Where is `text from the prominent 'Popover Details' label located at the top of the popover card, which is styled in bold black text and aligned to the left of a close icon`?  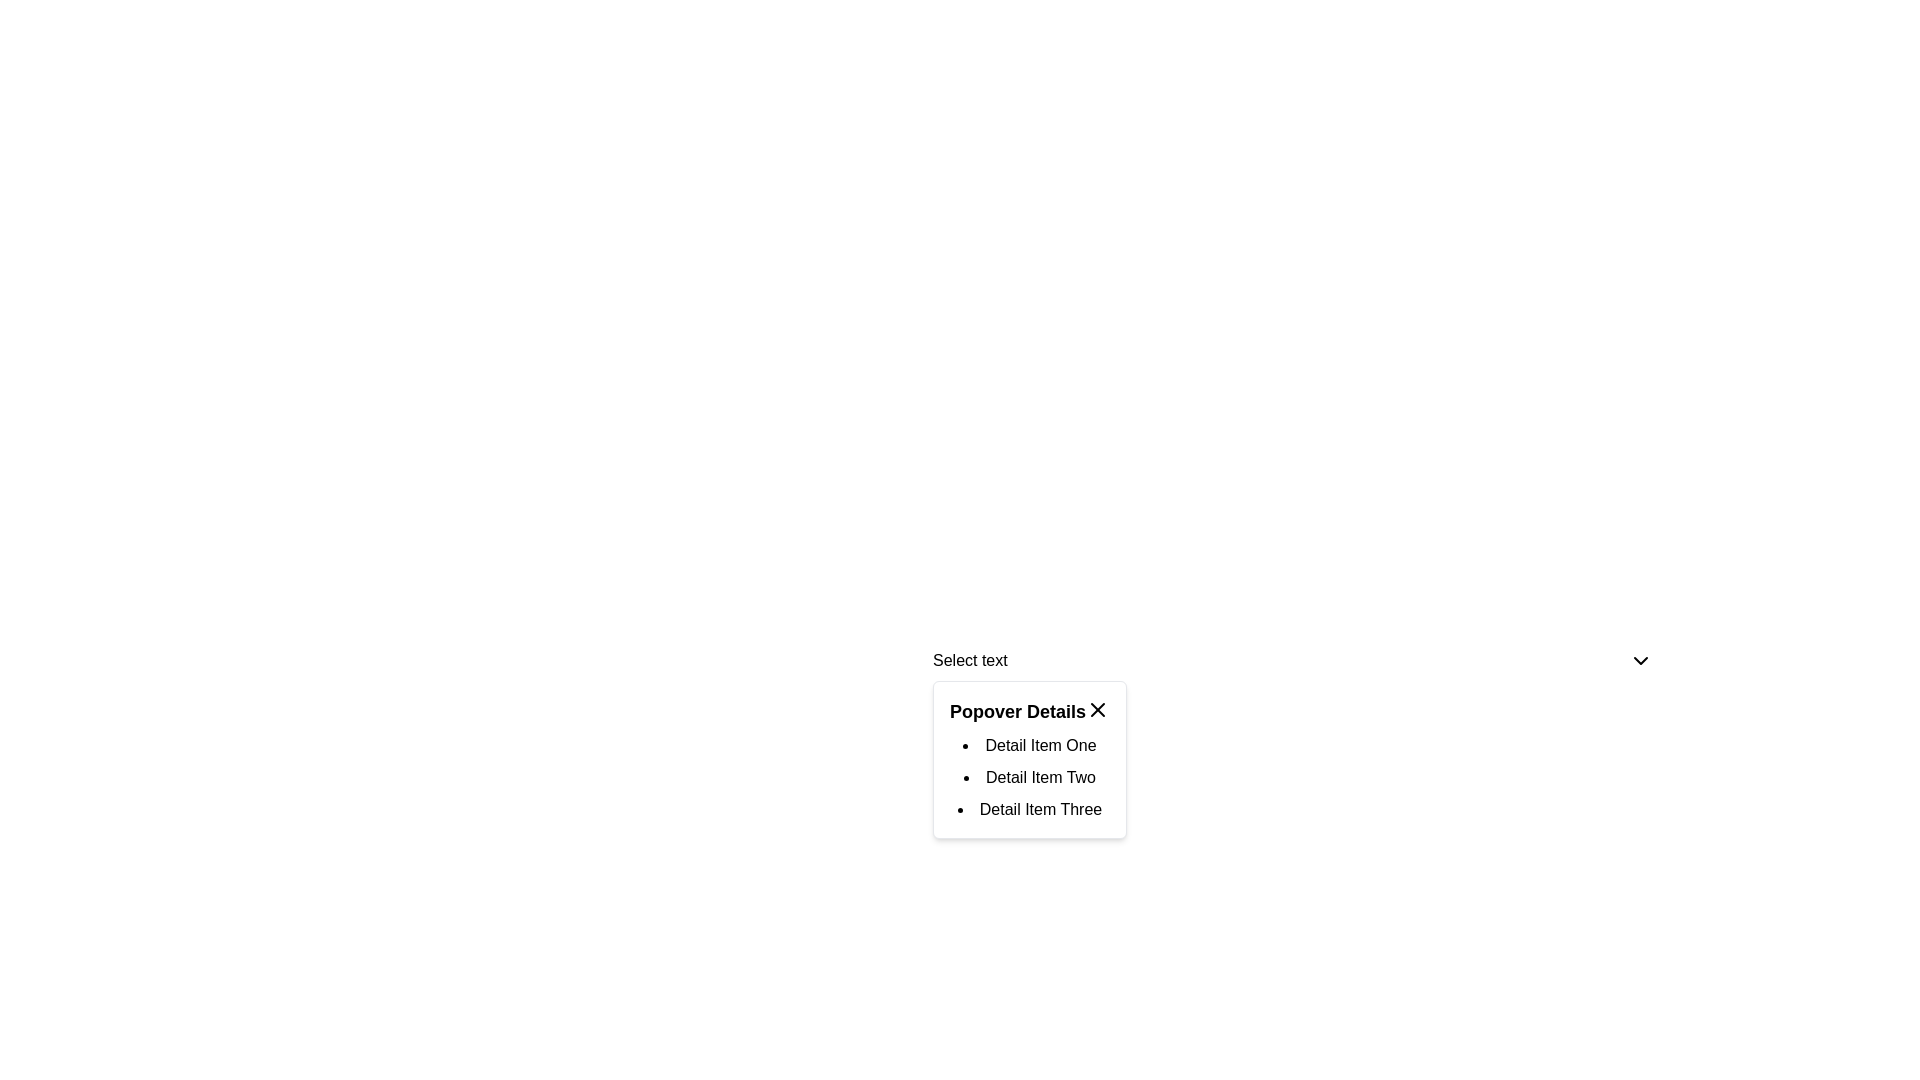
text from the prominent 'Popover Details' label located at the top of the popover card, which is styled in bold black text and aligned to the left of a close icon is located at coordinates (1017, 711).